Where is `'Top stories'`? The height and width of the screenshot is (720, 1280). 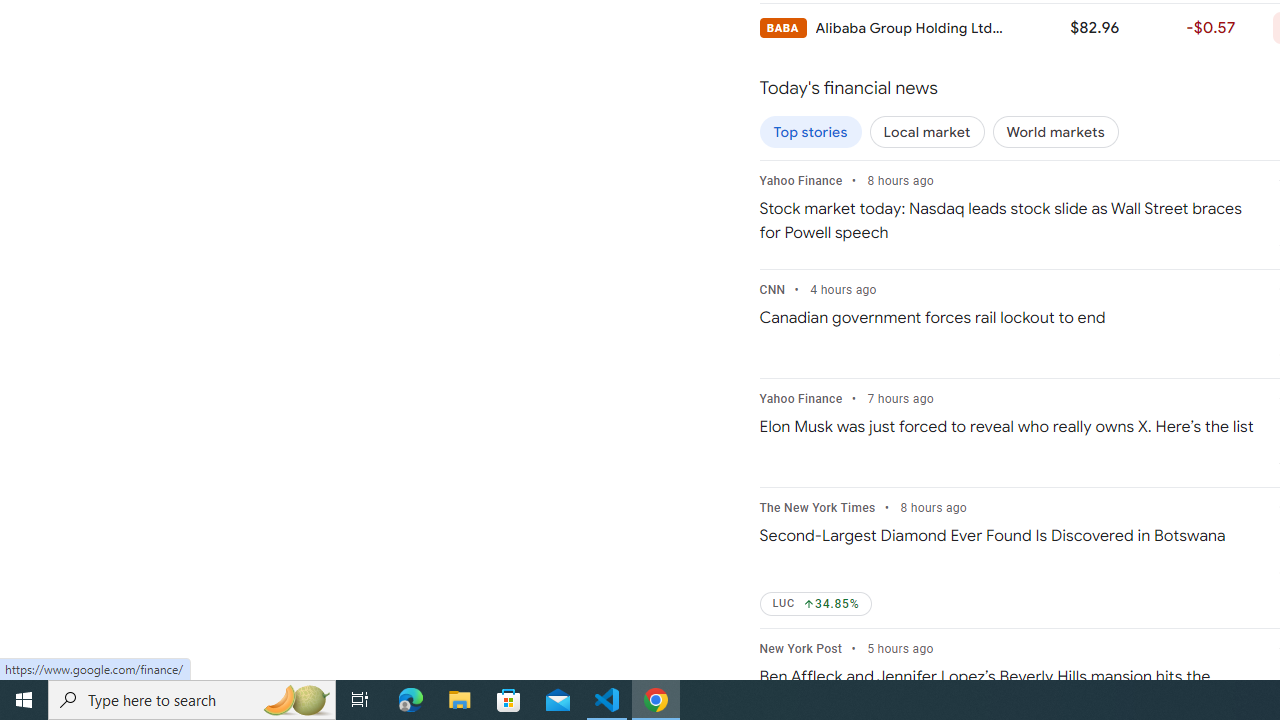
'Top stories' is located at coordinates (810, 132).